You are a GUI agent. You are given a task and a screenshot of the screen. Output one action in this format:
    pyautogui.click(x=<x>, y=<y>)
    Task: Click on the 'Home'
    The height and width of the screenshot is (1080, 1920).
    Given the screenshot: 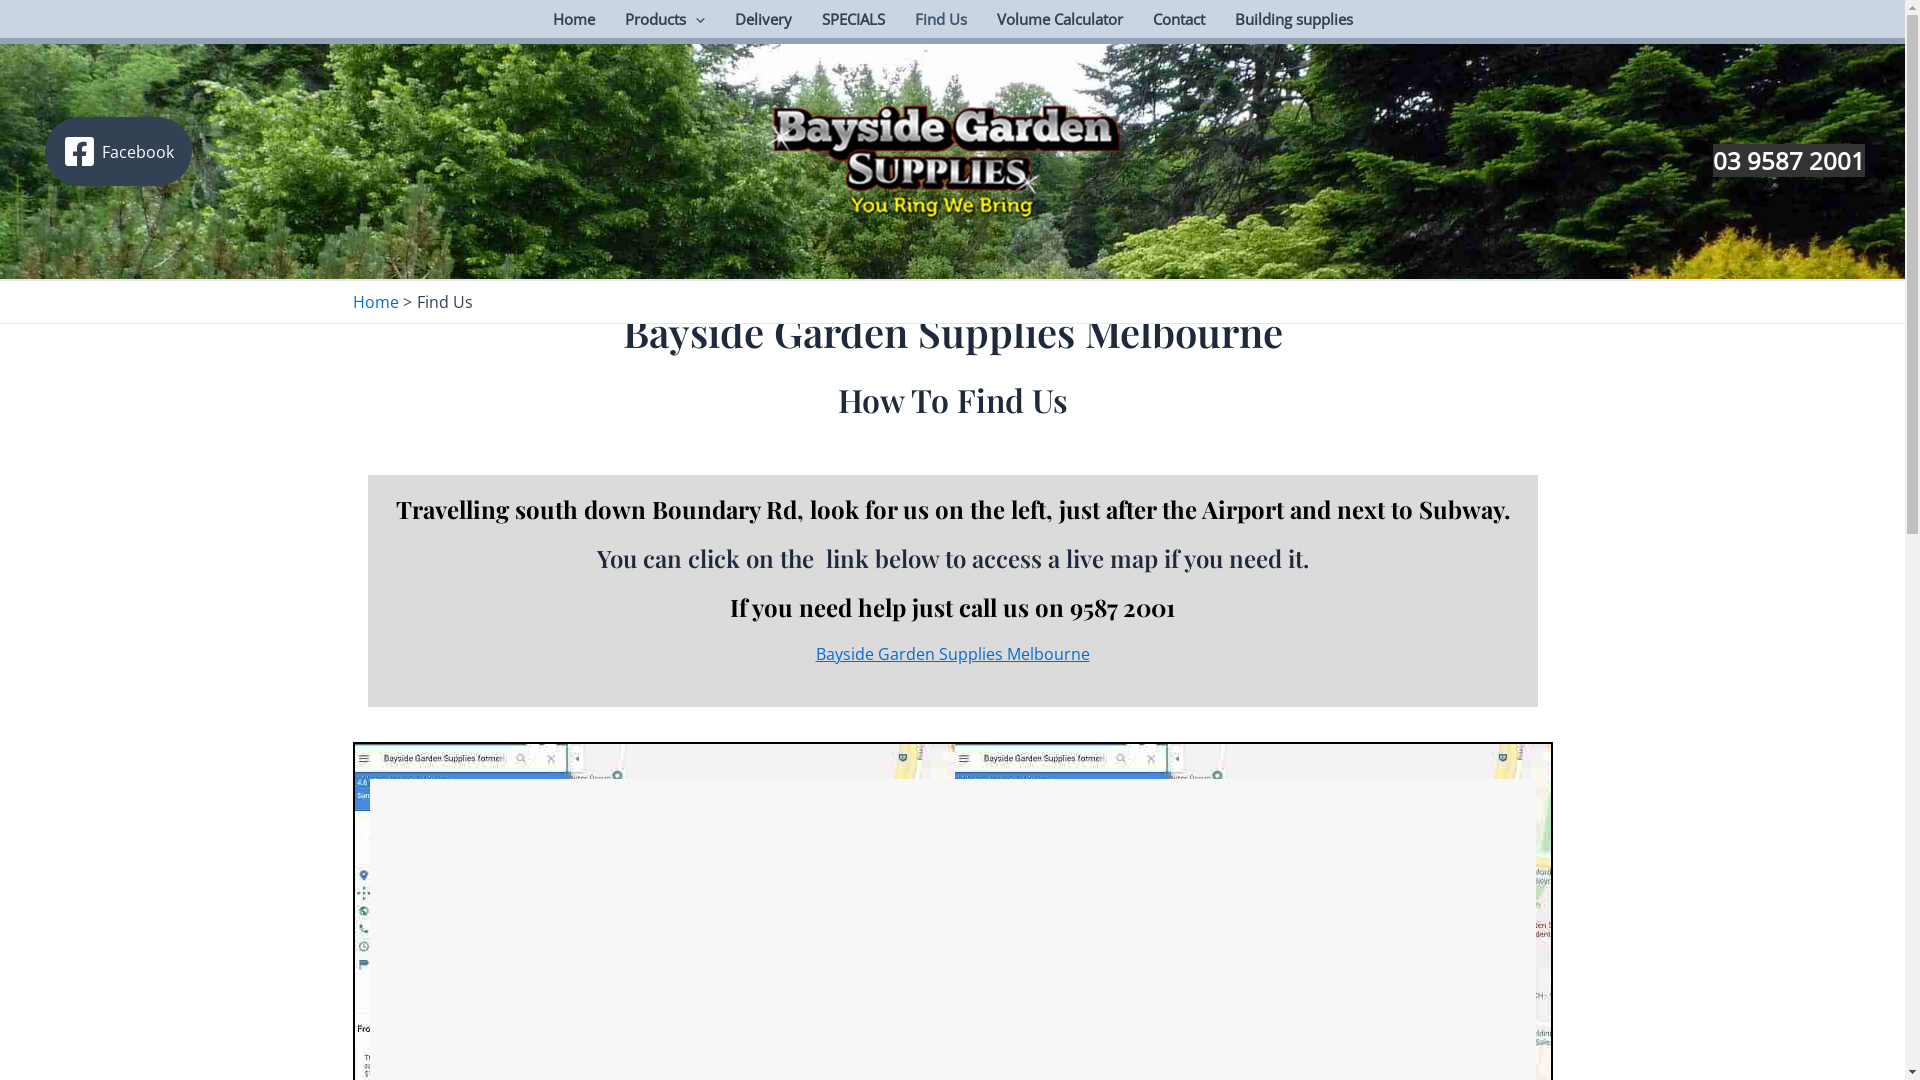 What is the action you would take?
    pyautogui.click(x=573, y=19)
    